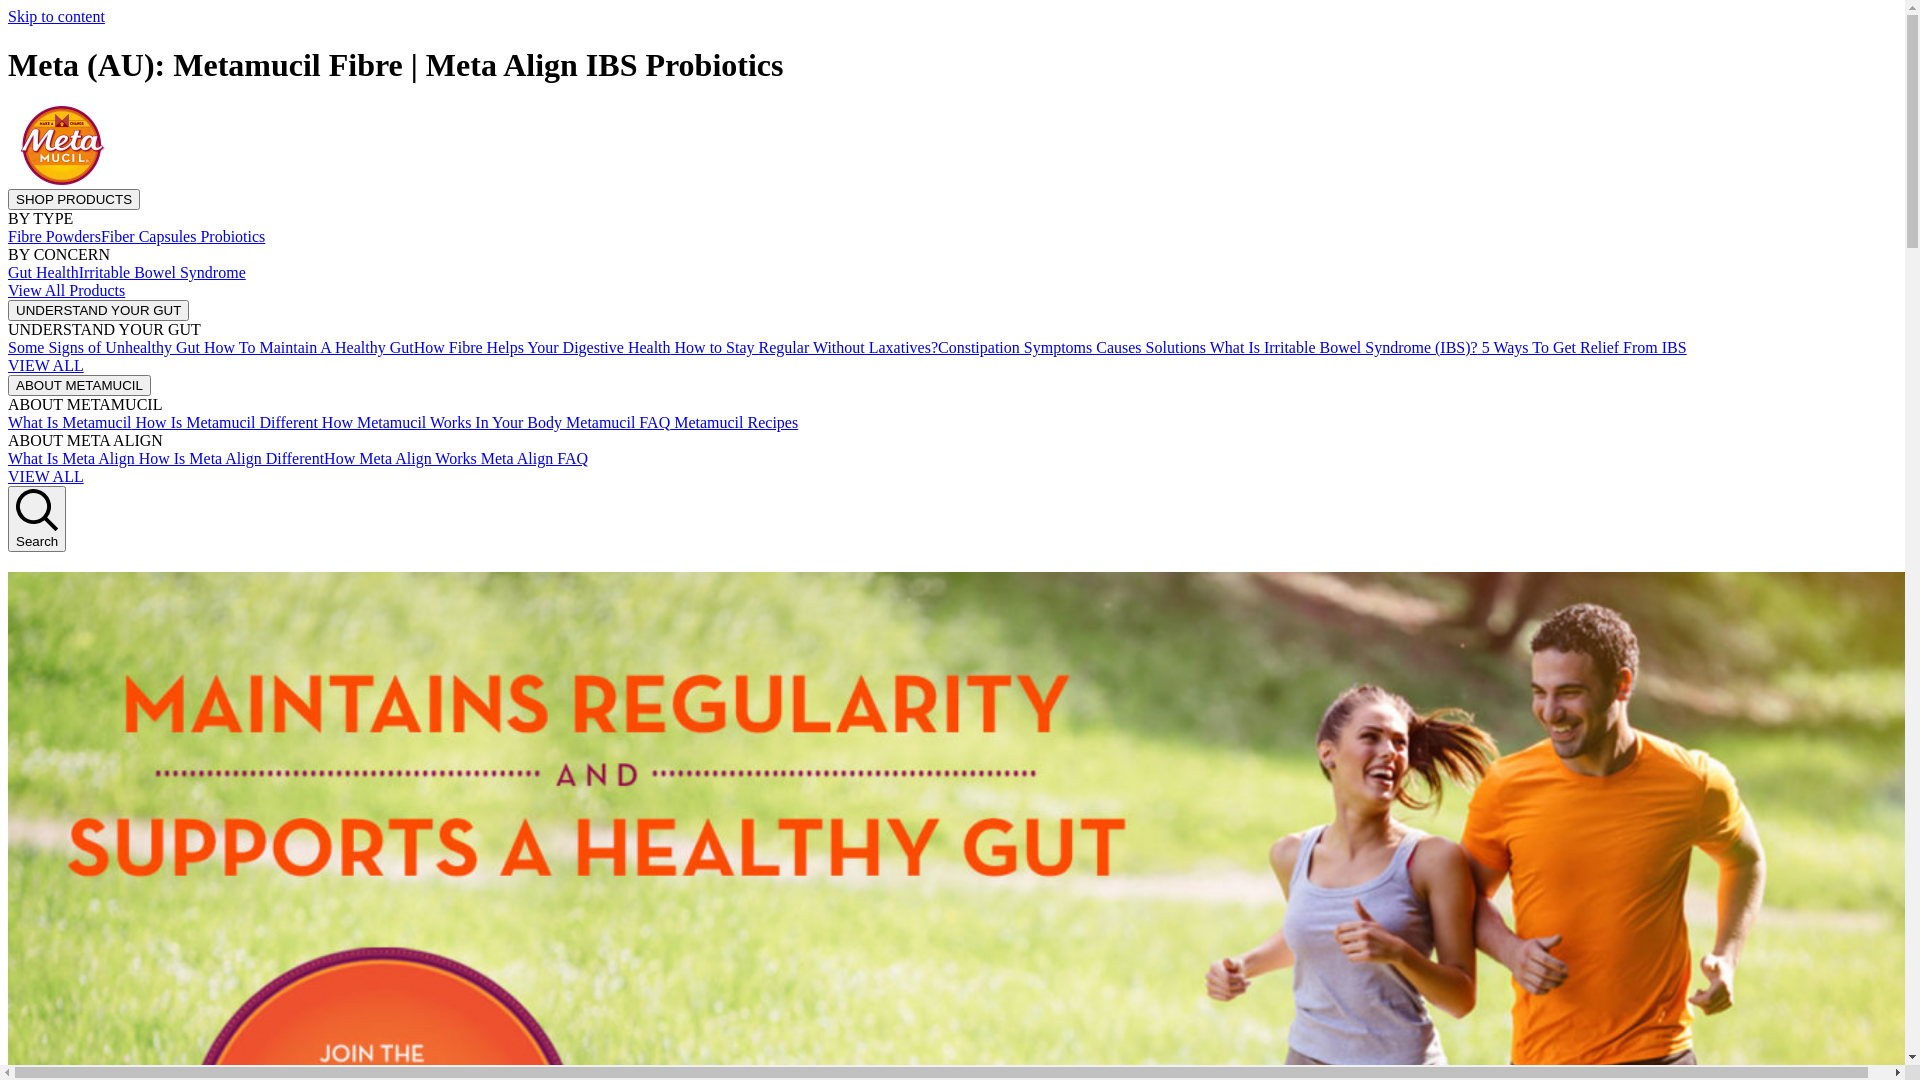 This screenshot has height=1080, width=1920. Describe the element at coordinates (8, 199) in the screenshot. I see `'SHOP PRODUCTS'` at that location.